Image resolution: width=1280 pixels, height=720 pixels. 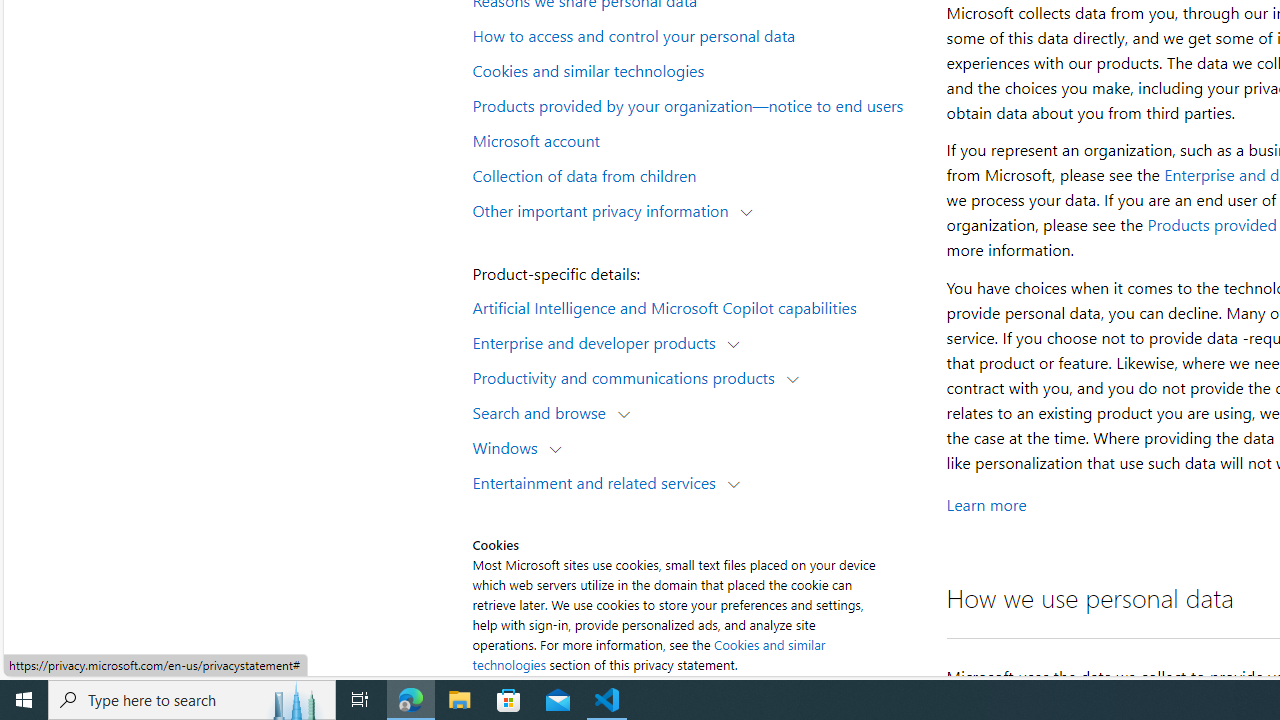 What do you see at coordinates (986, 504) in the screenshot?
I see `'Learn more about Personal data we collect'` at bounding box center [986, 504].